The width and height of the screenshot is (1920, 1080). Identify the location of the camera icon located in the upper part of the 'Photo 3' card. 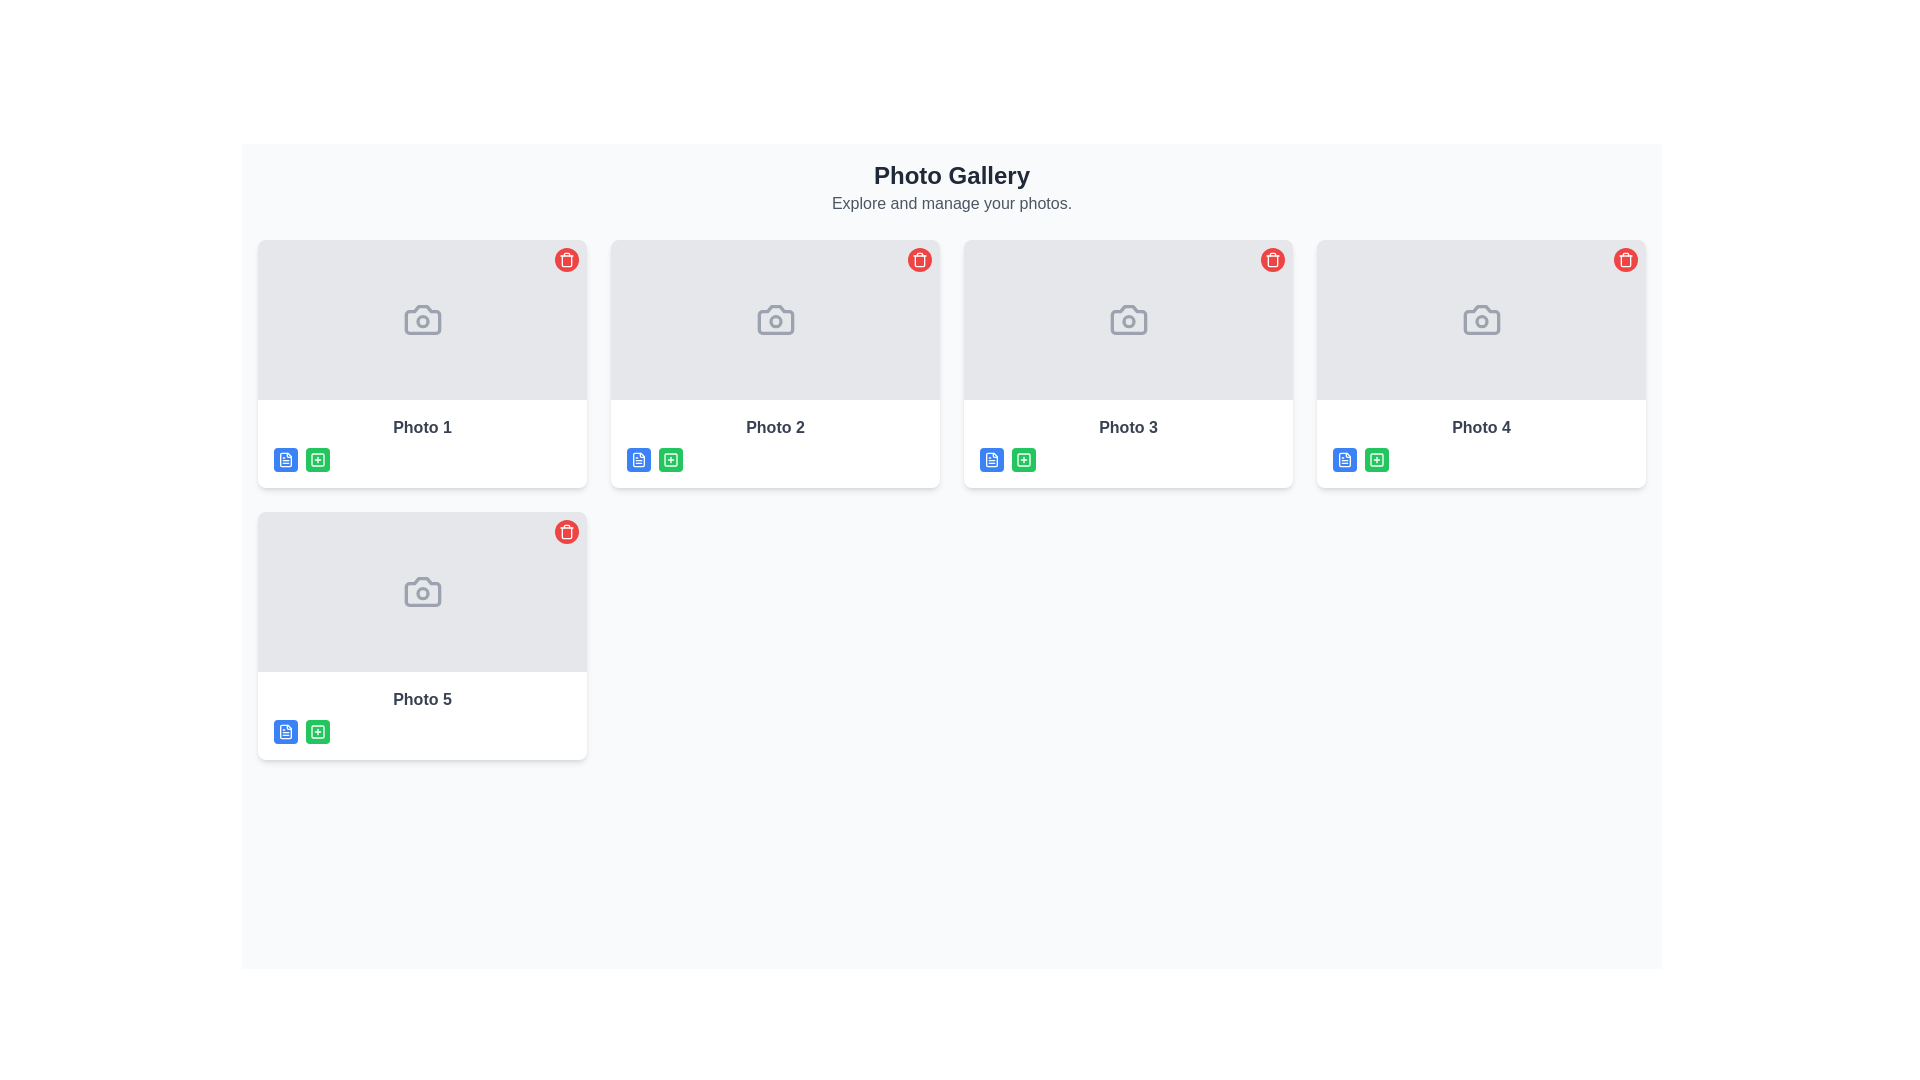
(1128, 319).